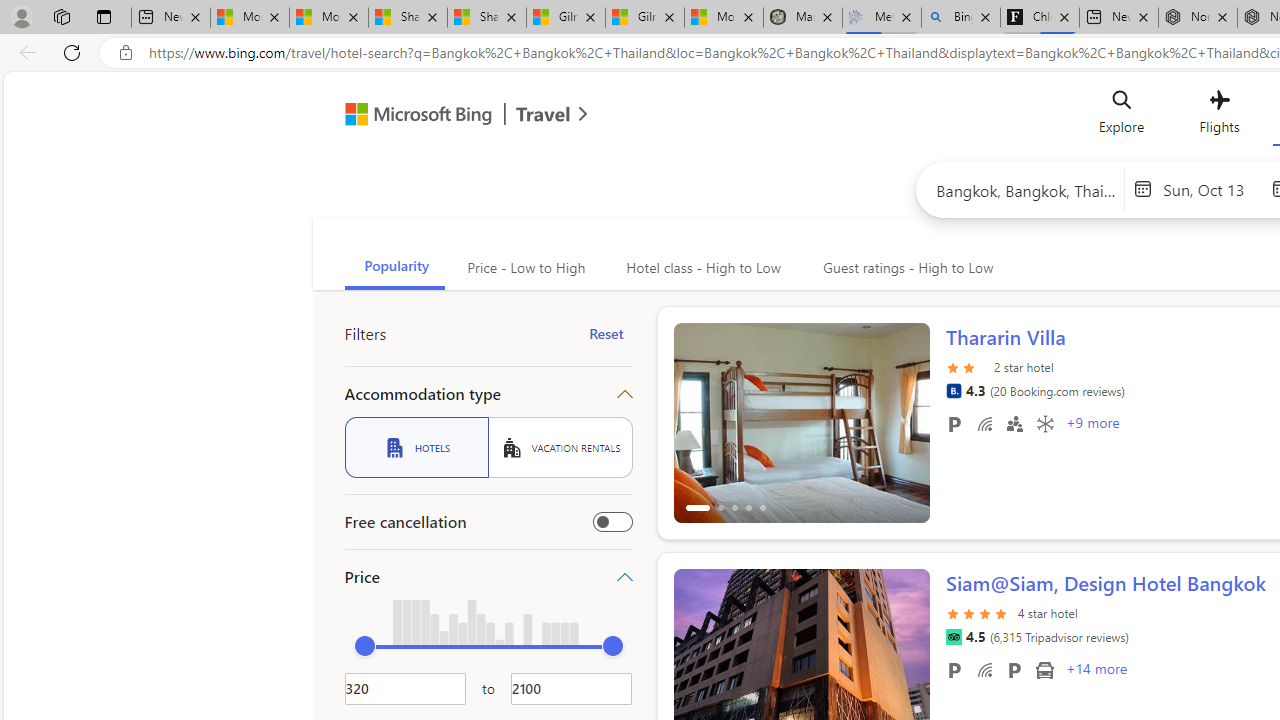  What do you see at coordinates (1094, 671) in the screenshot?
I see `'+14 More Amenities'` at bounding box center [1094, 671].